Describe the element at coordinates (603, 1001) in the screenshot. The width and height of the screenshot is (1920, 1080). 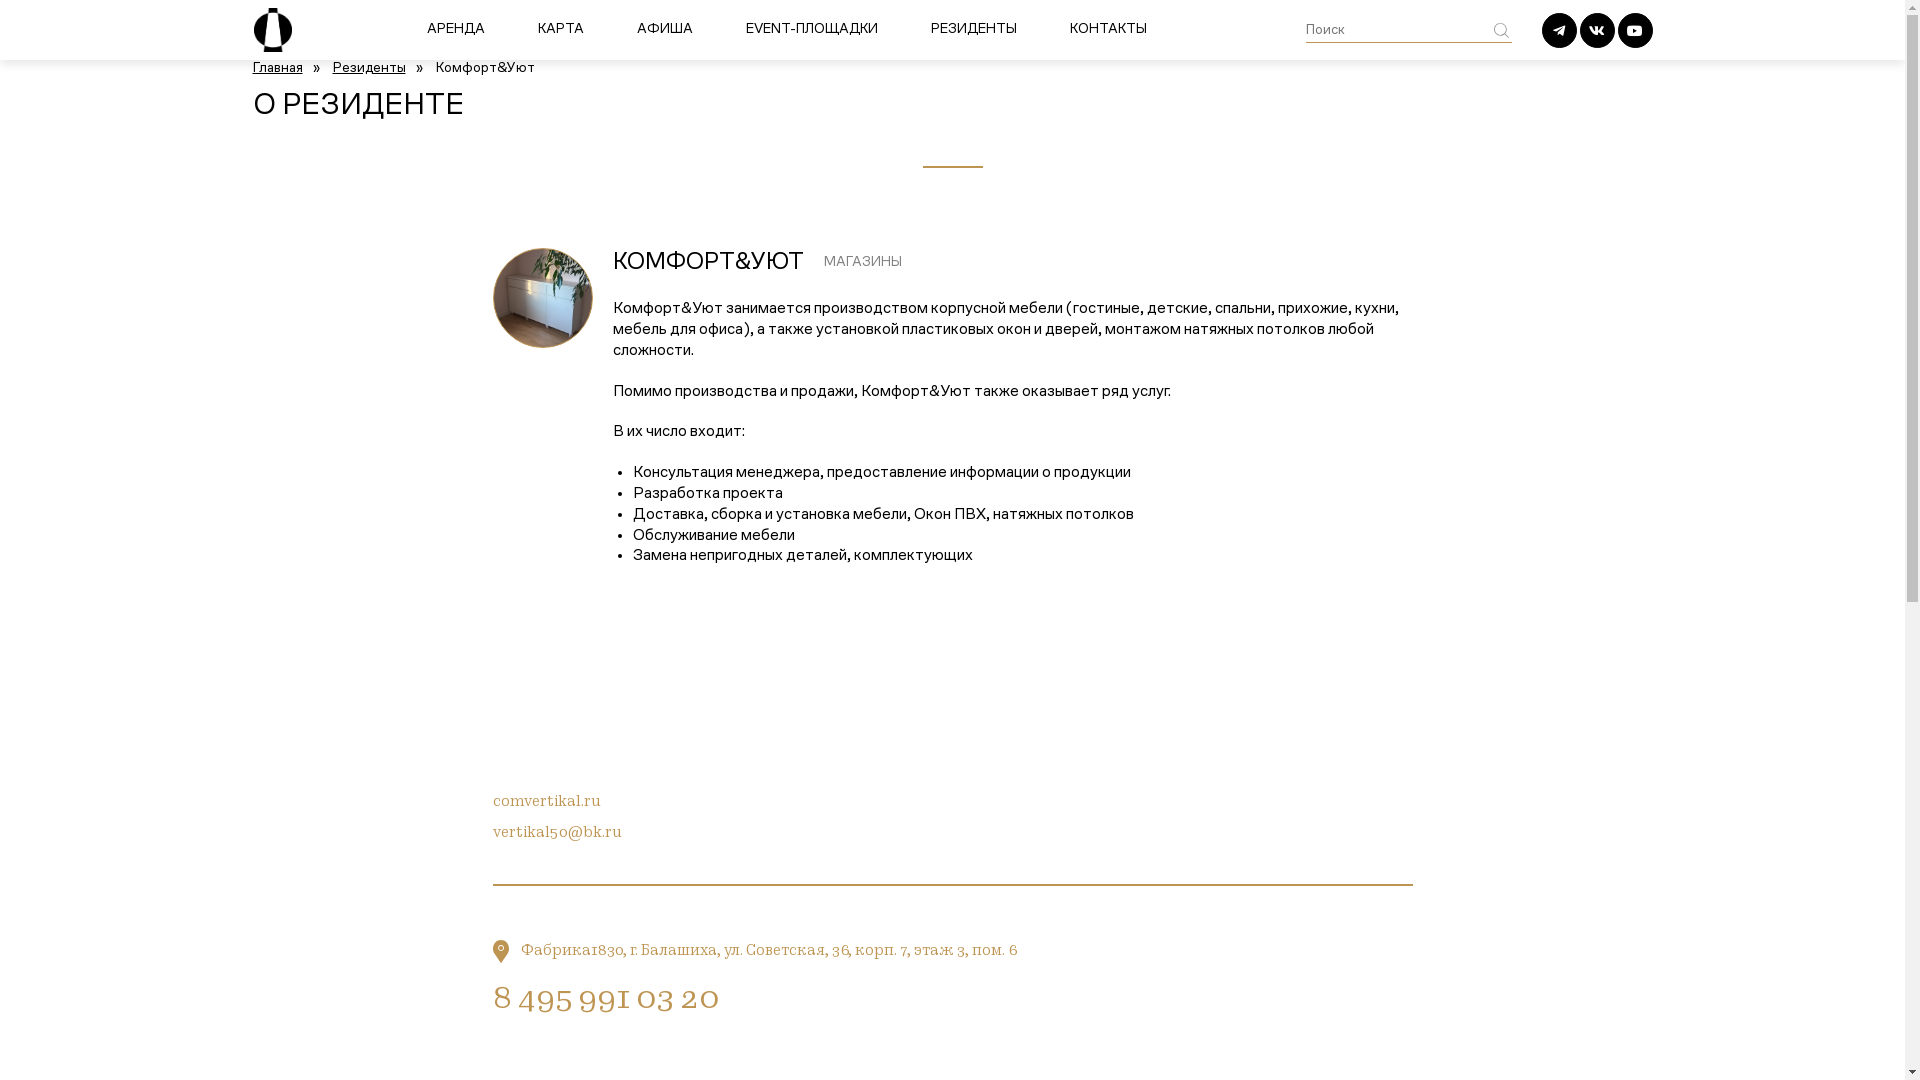
I see `'8 495 991 03 20'` at that location.